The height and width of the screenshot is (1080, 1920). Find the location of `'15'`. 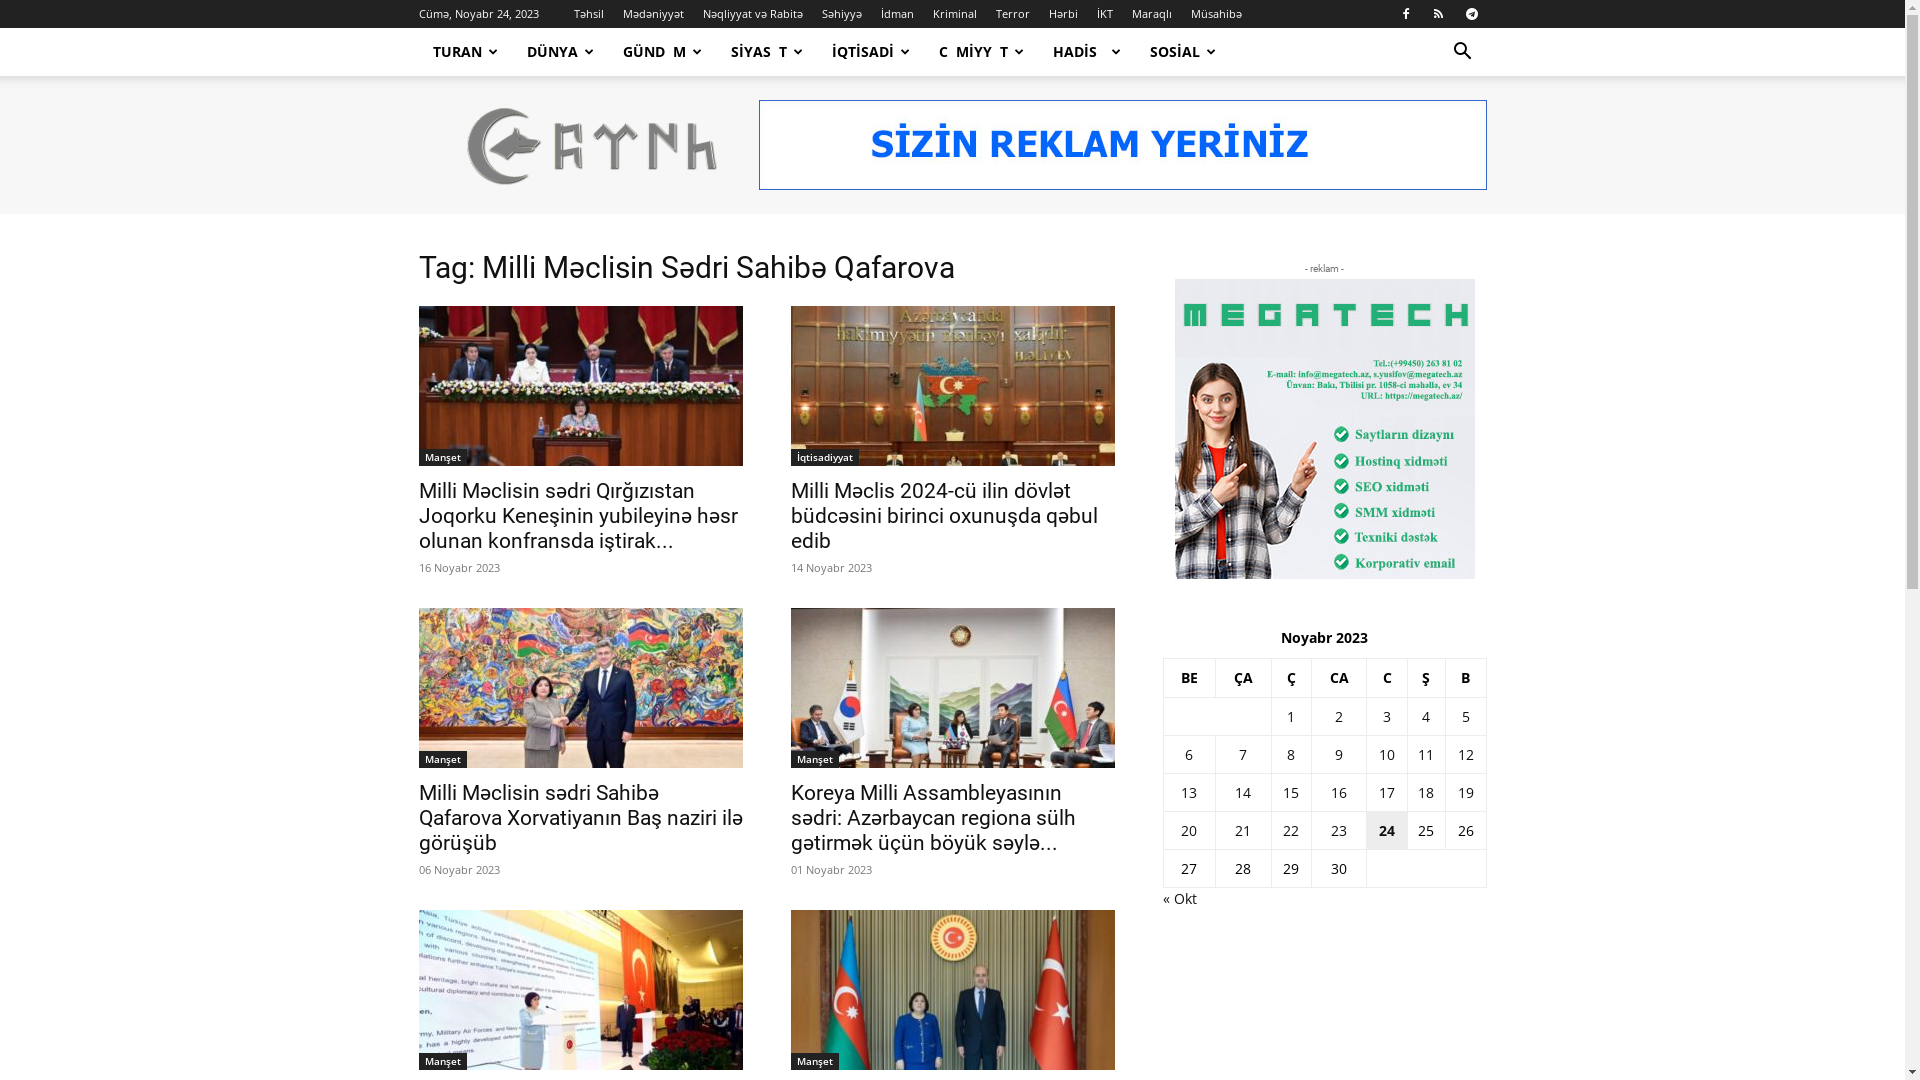

'15' is located at coordinates (1291, 791).